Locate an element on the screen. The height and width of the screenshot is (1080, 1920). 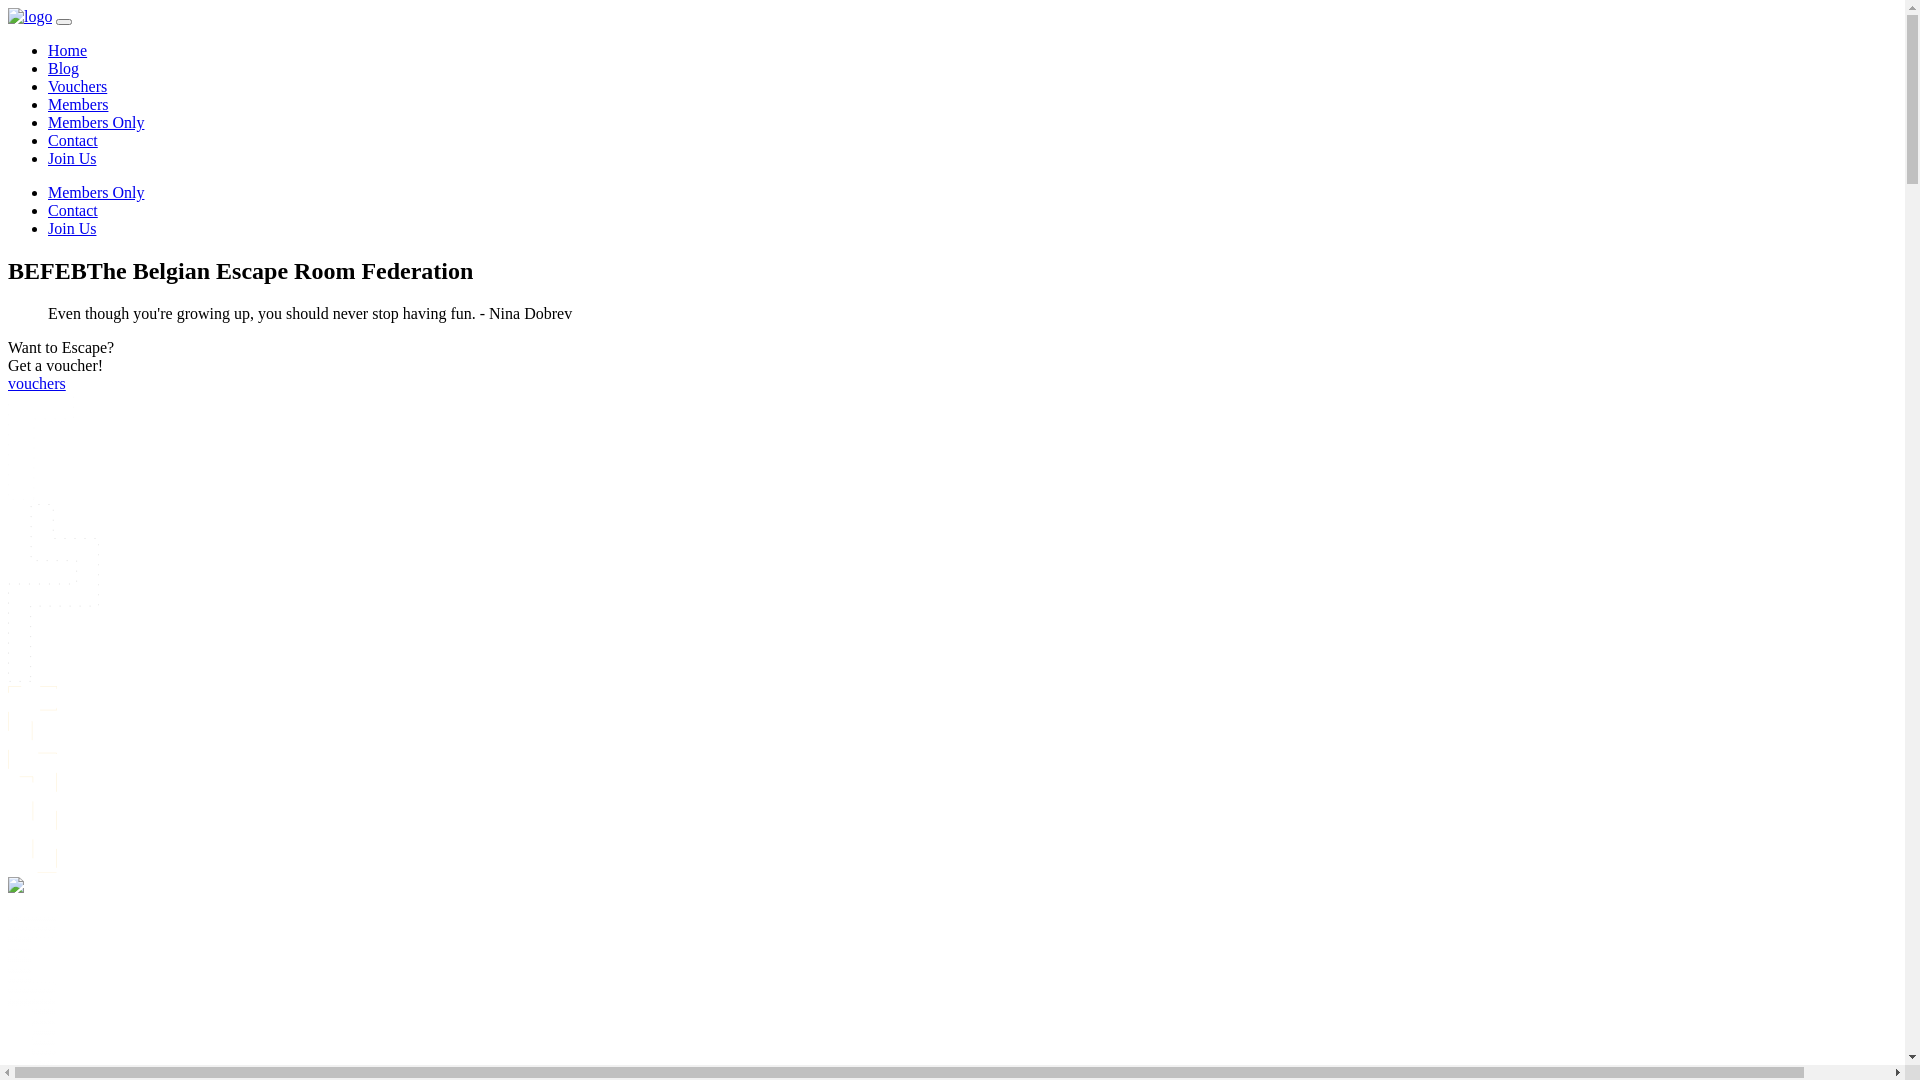
'Home' is located at coordinates (48, 49).